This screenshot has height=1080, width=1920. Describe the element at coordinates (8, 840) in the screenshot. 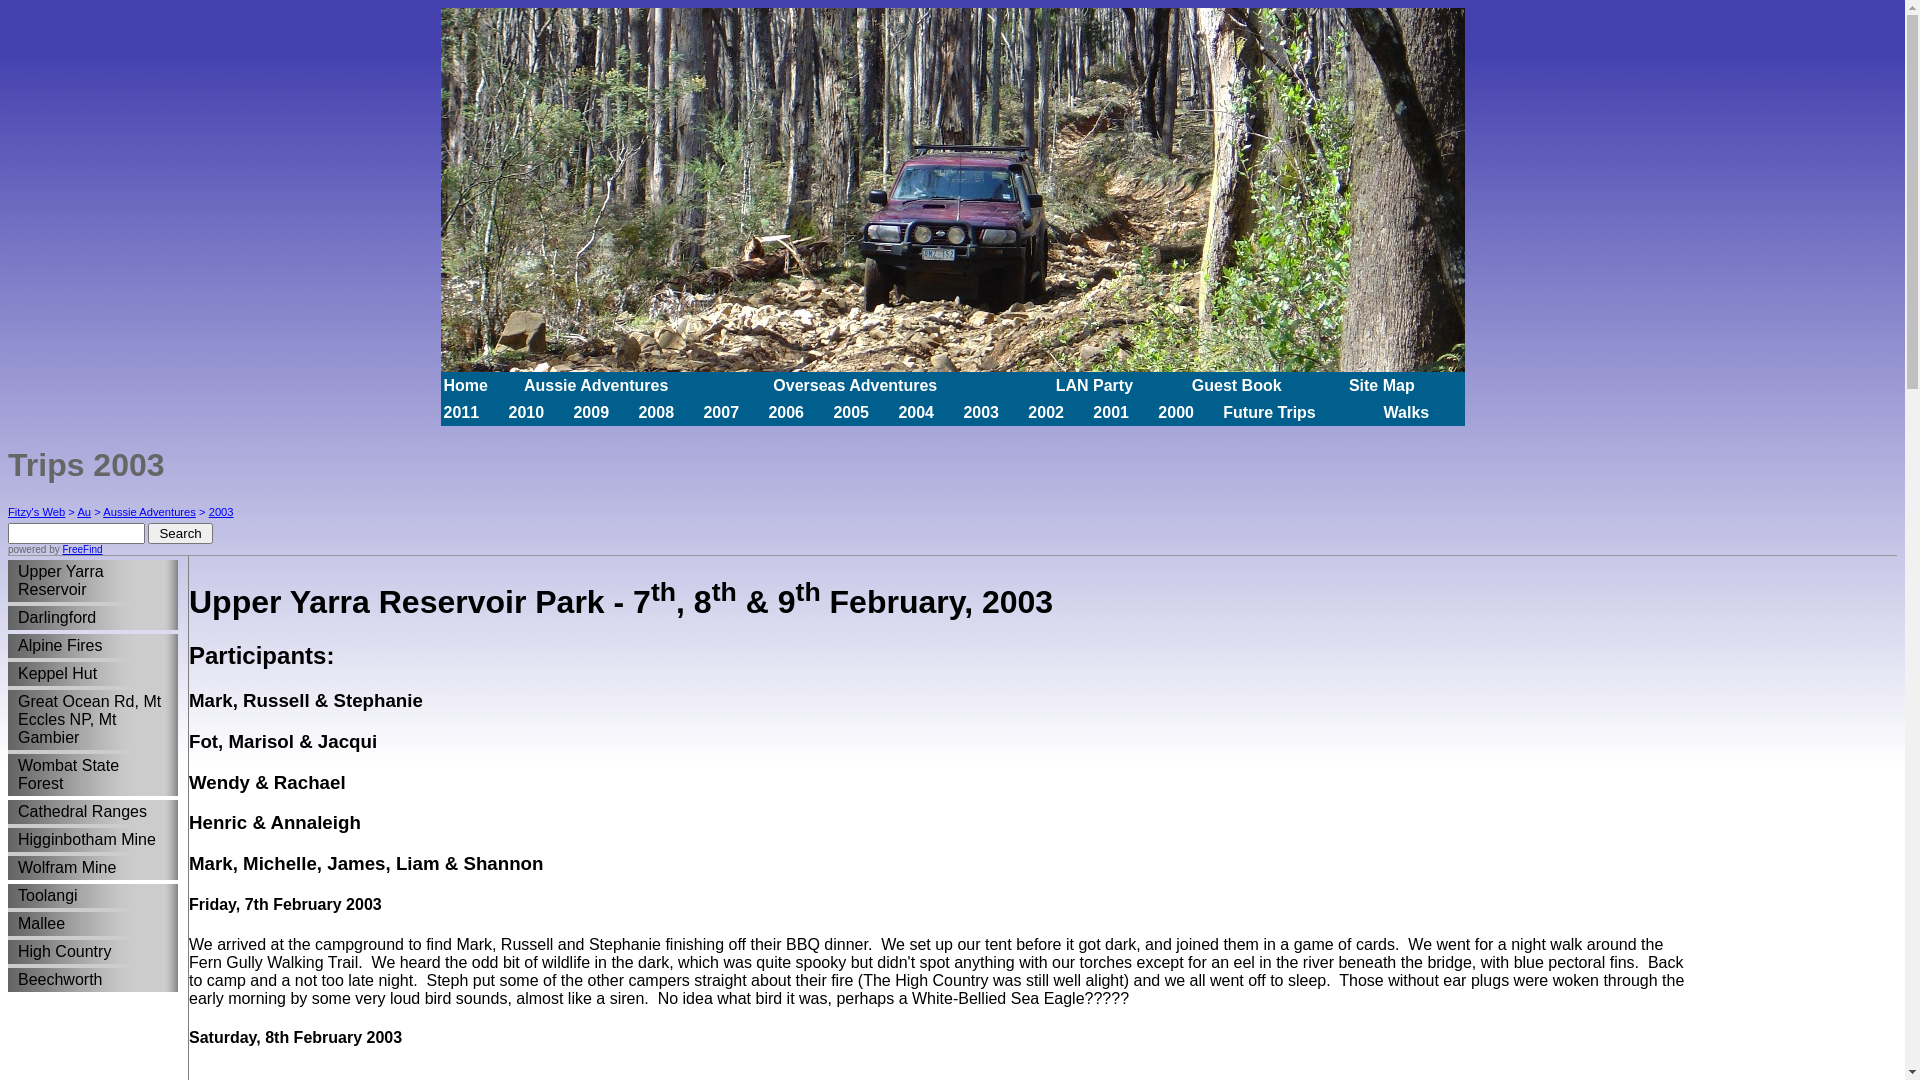

I see `'Higginbotham Mine'` at that location.